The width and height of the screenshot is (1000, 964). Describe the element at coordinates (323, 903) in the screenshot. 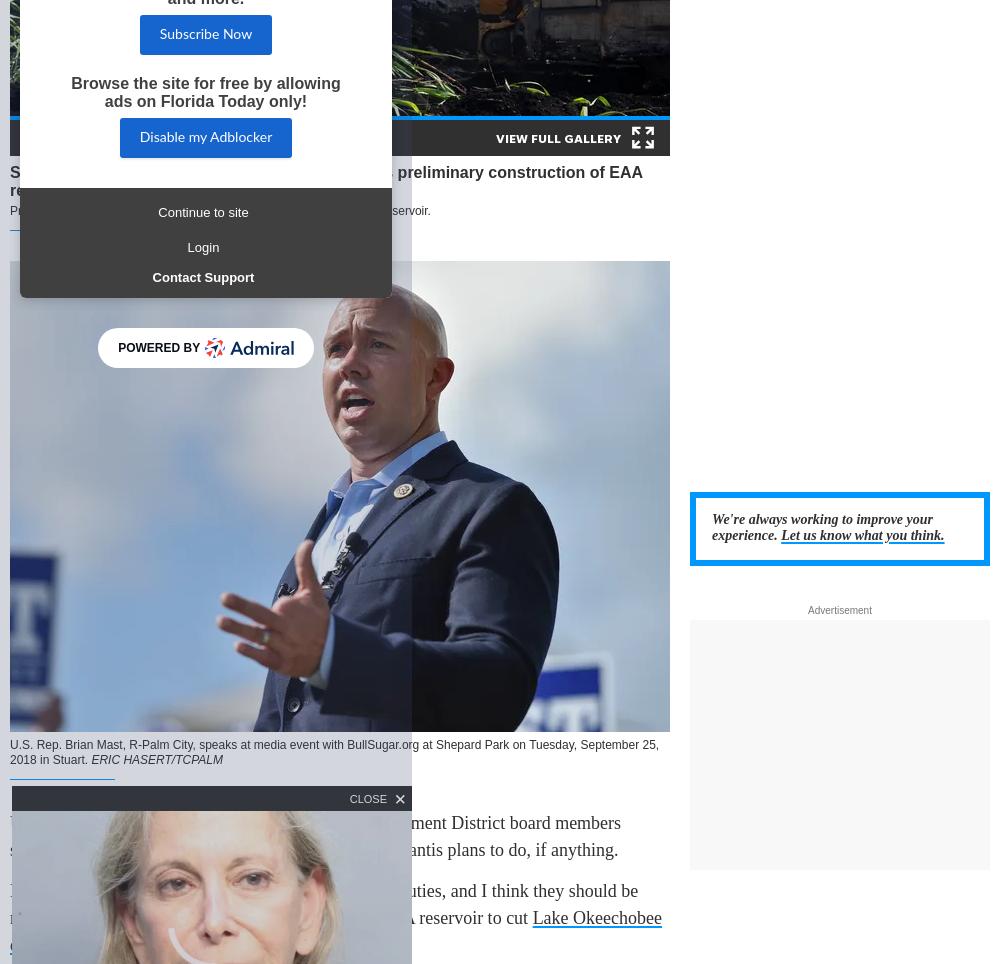

I see `'Mast said board members "have been derelict in their duties, and I think they should be replaced" because they agreed to lease land for the EAA reservoir to cut'` at that location.